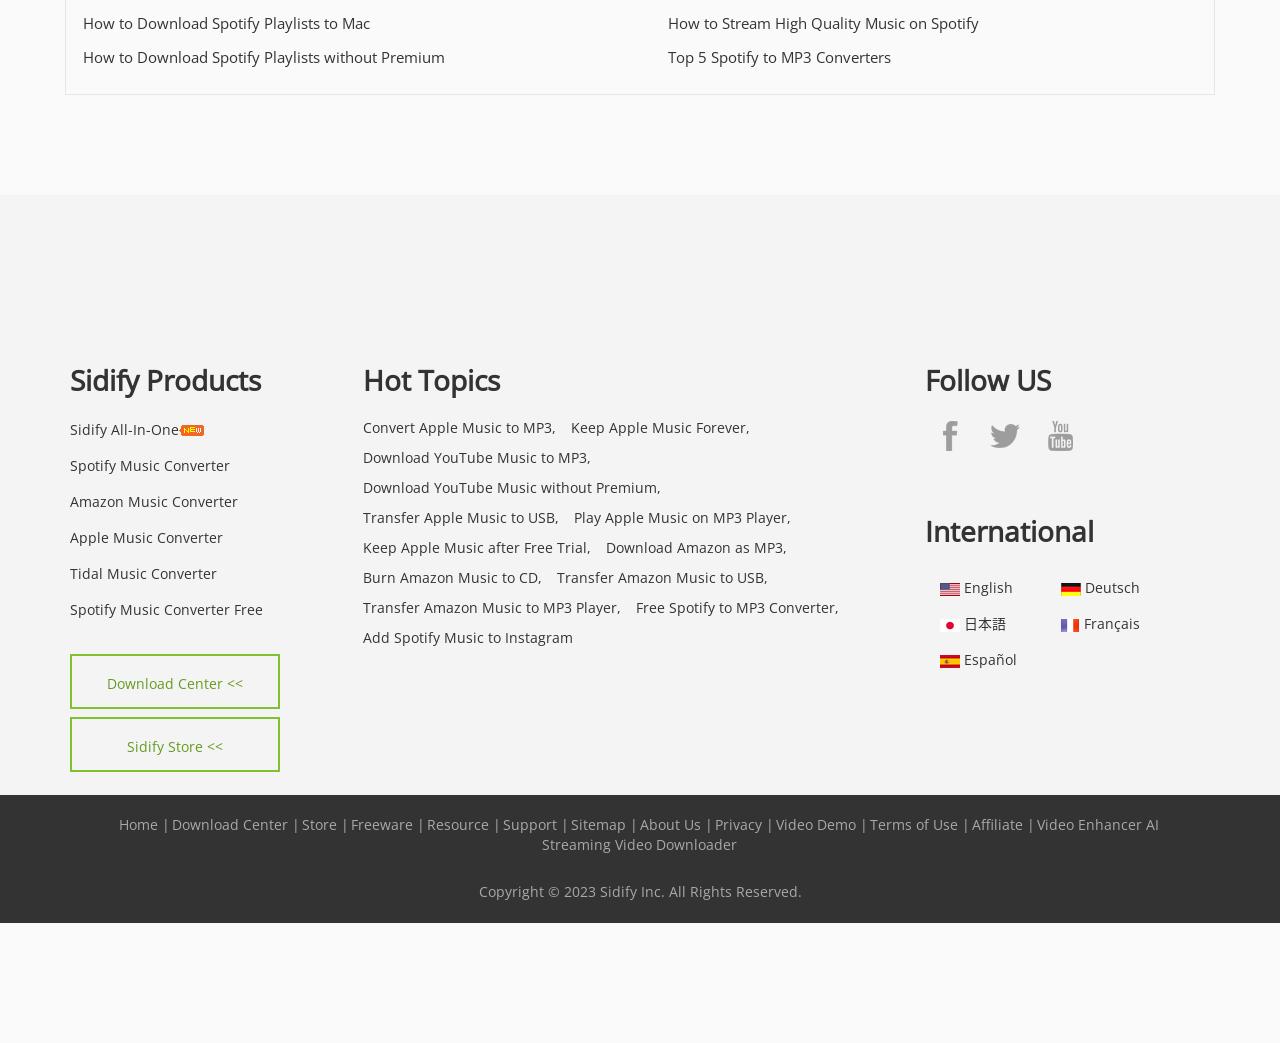  What do you see at coordinates (668, 21) in the screenshot?
I see `'How to Stream High Quality Music on Spotify'` at bounding box center [668, 21].